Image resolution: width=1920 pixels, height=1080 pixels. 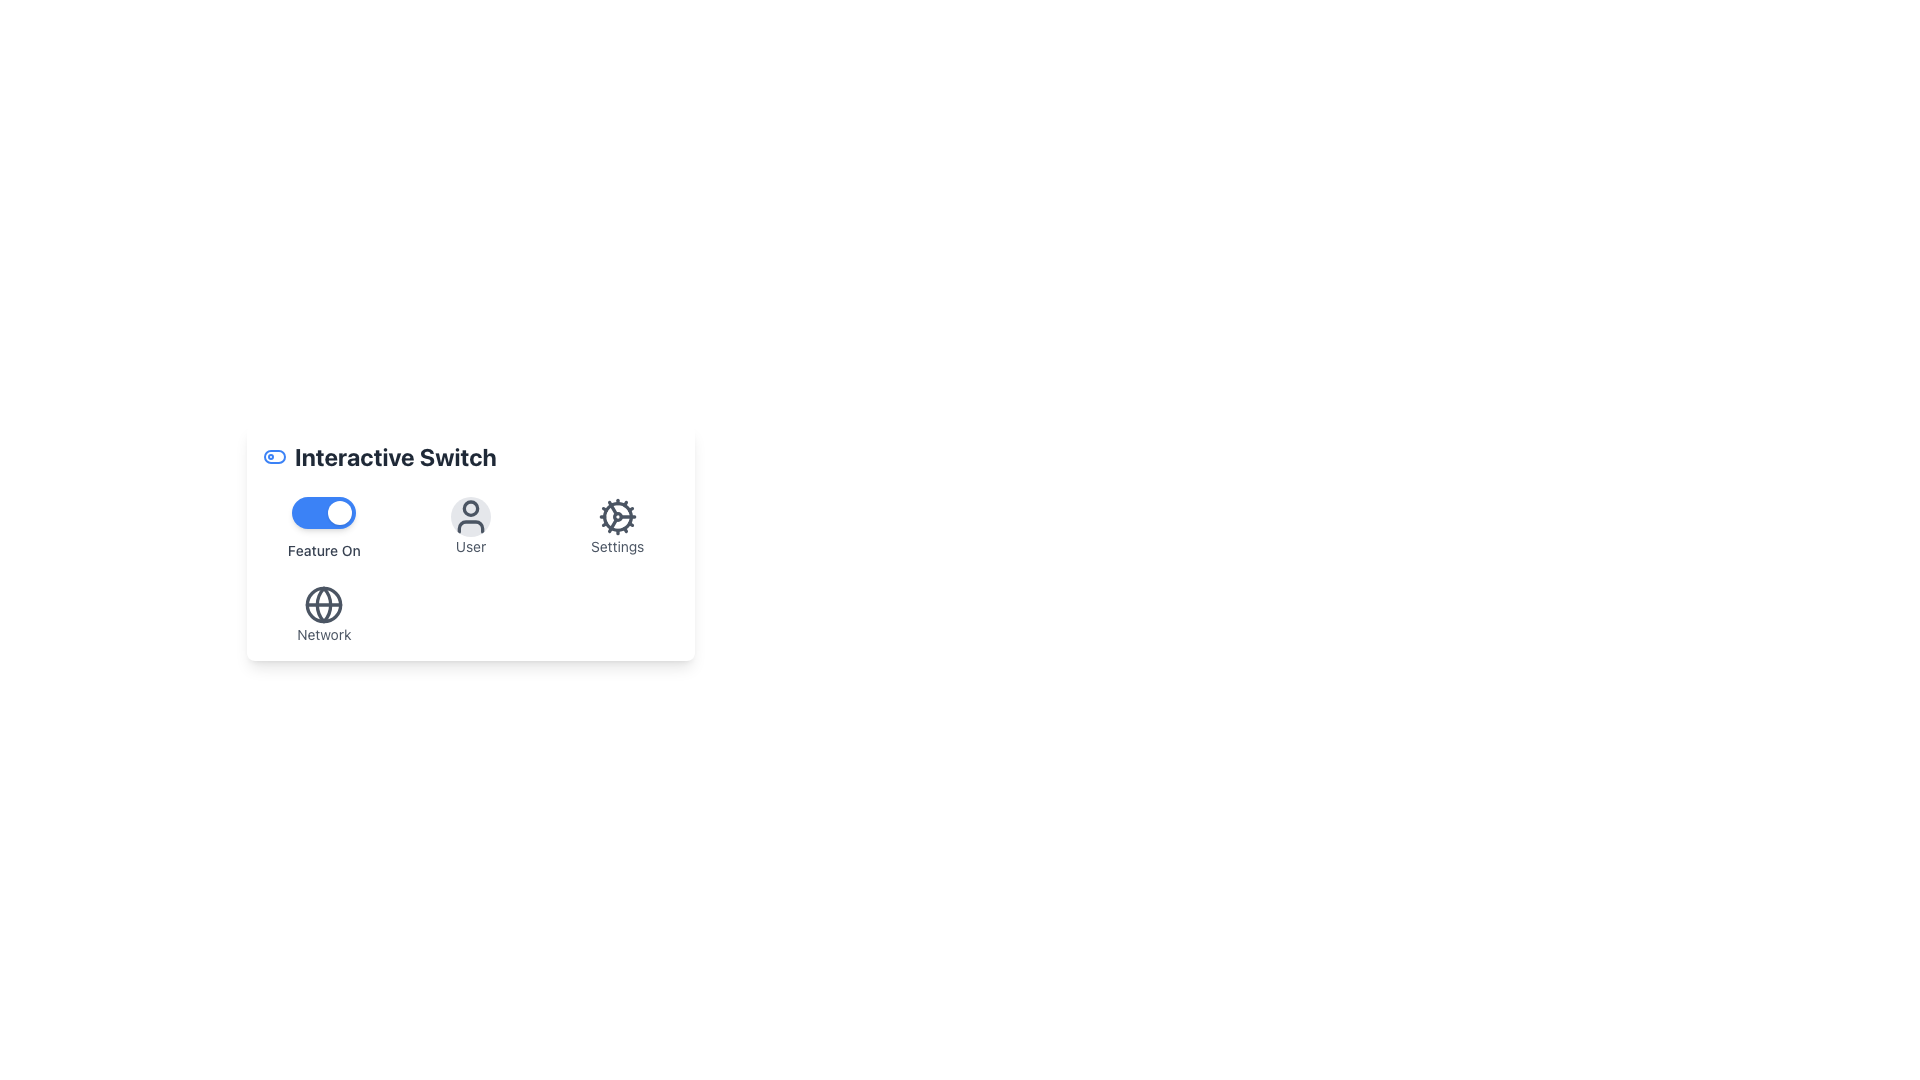 What do you see at coordinates (340, 512) in the screenshot?
I see `the circular white toggle knob at the right end of the blue toggle switch to switch its state` at bounding box center [340, 512].